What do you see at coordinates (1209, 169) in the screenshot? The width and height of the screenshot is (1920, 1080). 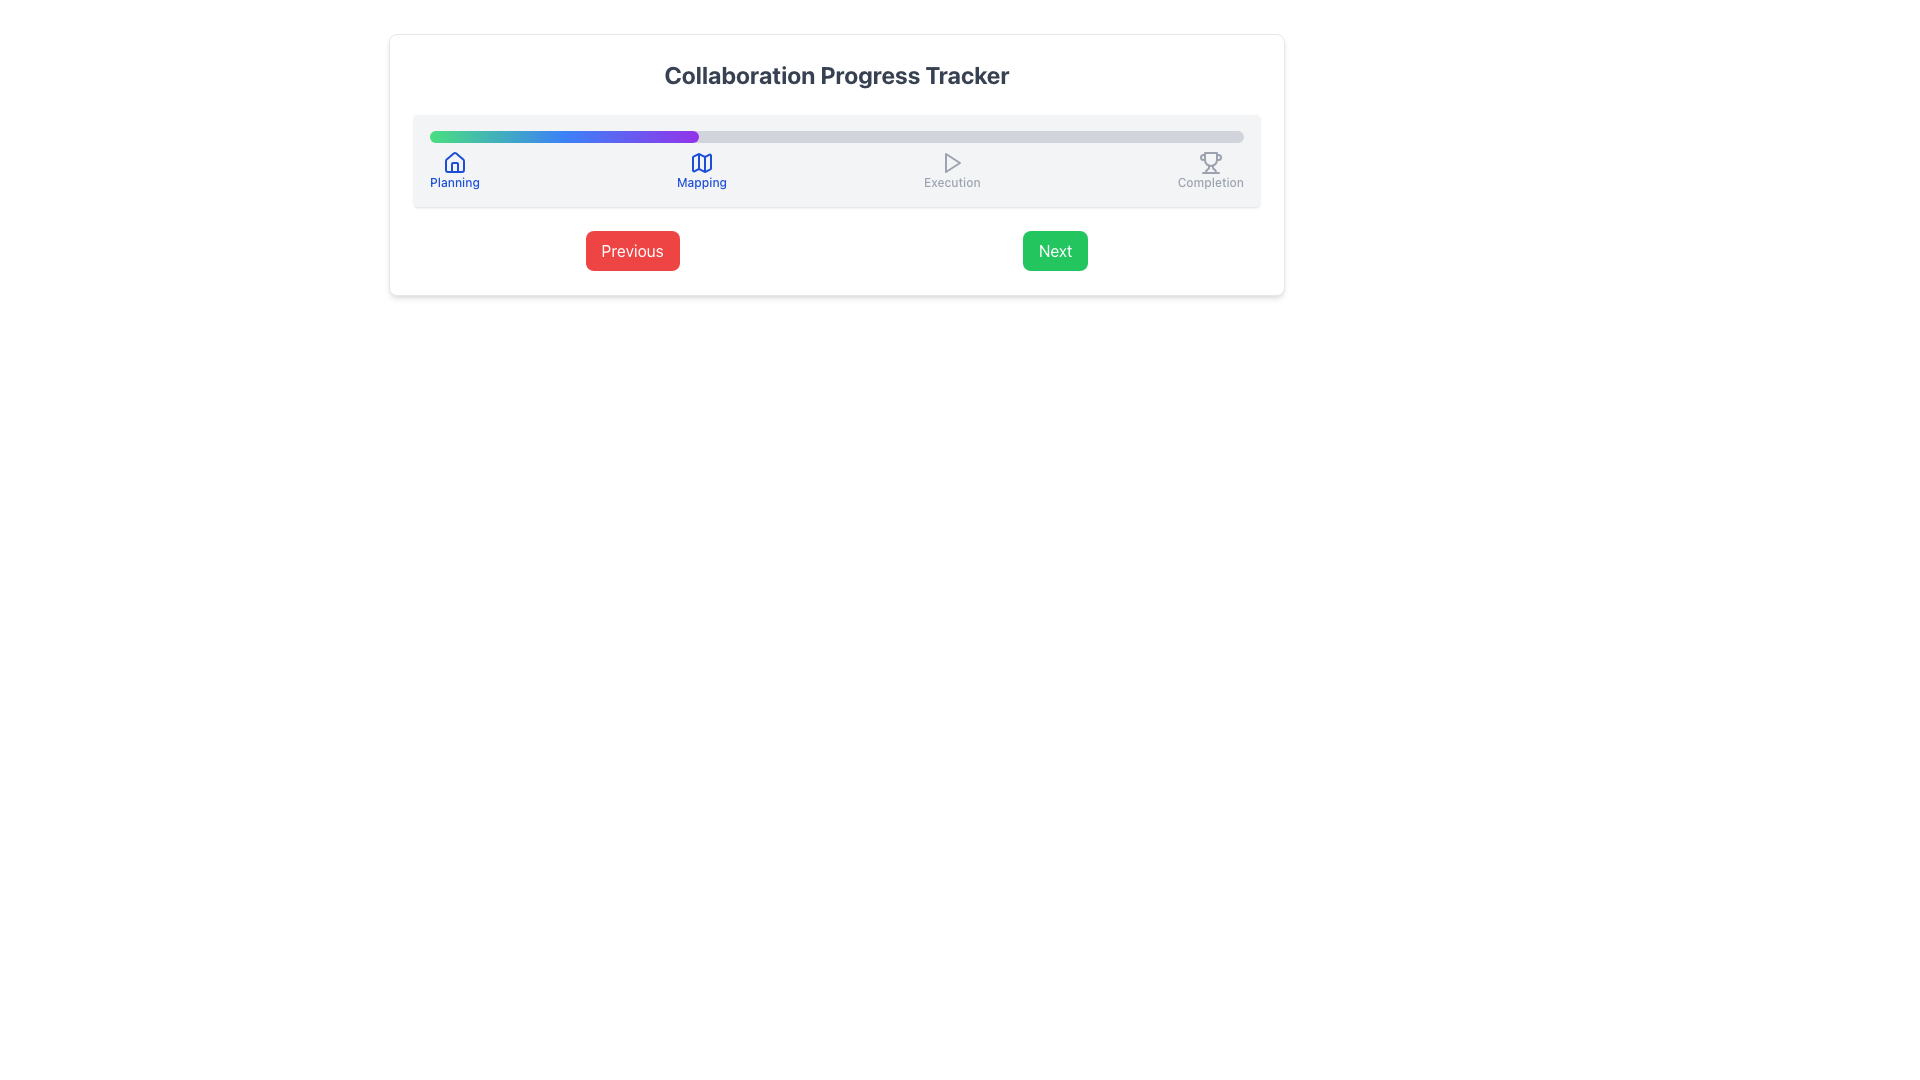 I see `the trophy icon labeled 'Completion' in the progress tracking UI component, which is the last element in a sequence of four stages` at bounding box center [1209, 169].